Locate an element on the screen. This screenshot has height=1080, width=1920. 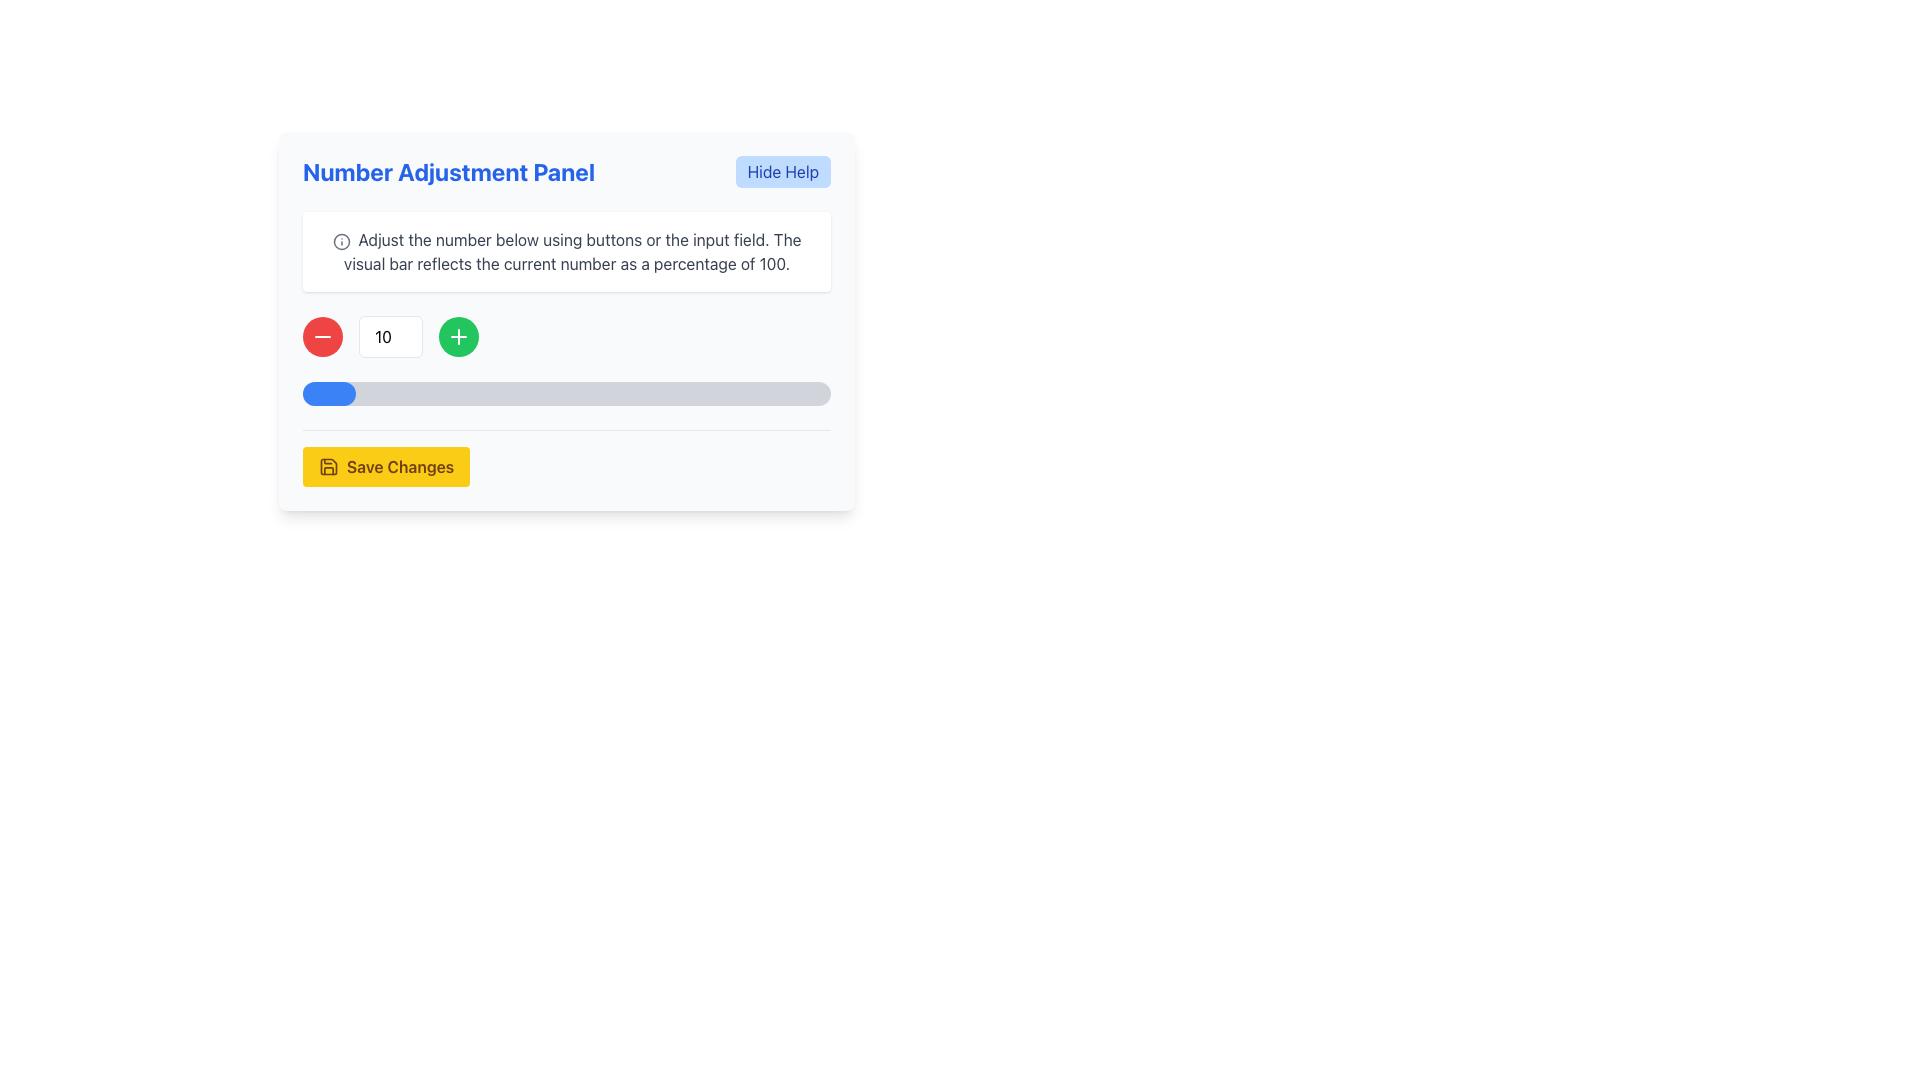
the yellow rectangular button labeled 'Save Changes' with a save icon is located at coordinates (386, 466).